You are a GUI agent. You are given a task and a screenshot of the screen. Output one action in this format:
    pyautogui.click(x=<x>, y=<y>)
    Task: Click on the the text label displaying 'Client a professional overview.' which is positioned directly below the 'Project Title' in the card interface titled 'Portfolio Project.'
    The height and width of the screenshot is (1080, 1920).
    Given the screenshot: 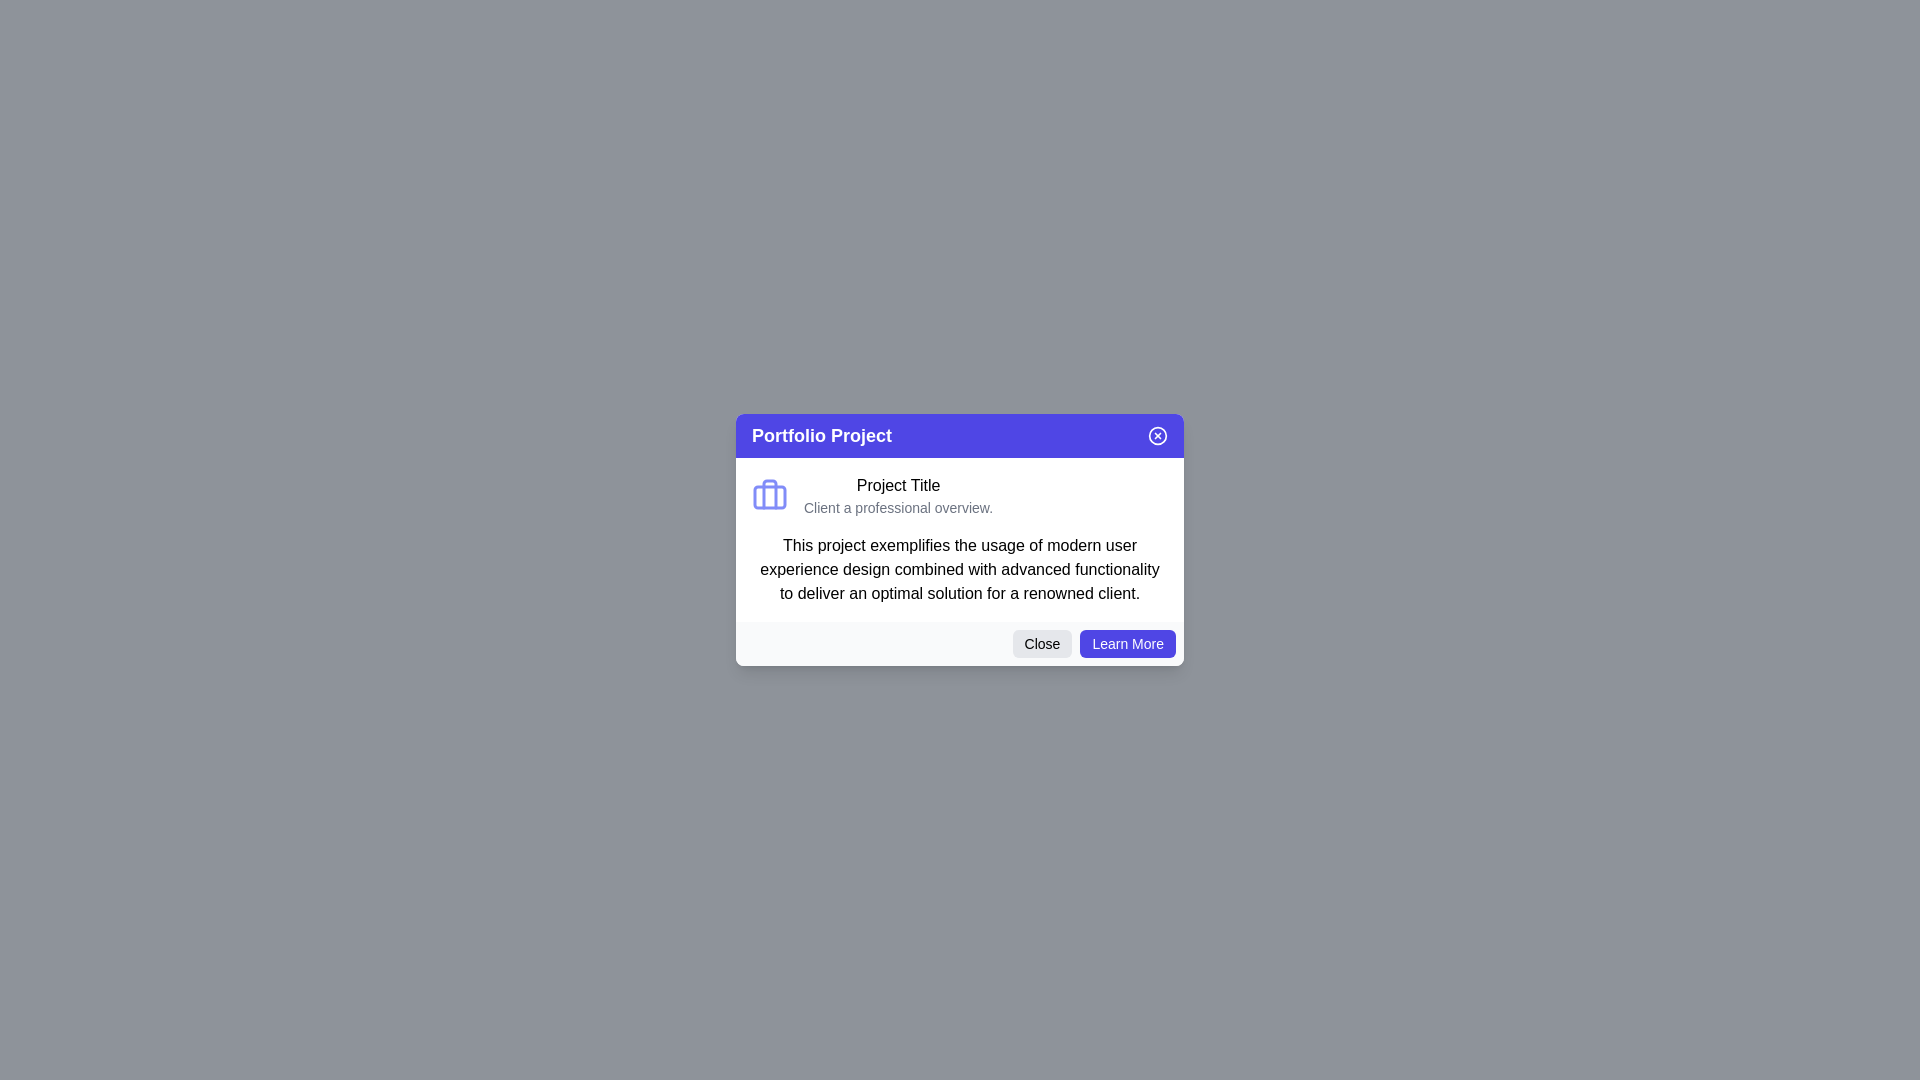 What is the action you would take?
    pyautogui.click(x=897, y=507)
    